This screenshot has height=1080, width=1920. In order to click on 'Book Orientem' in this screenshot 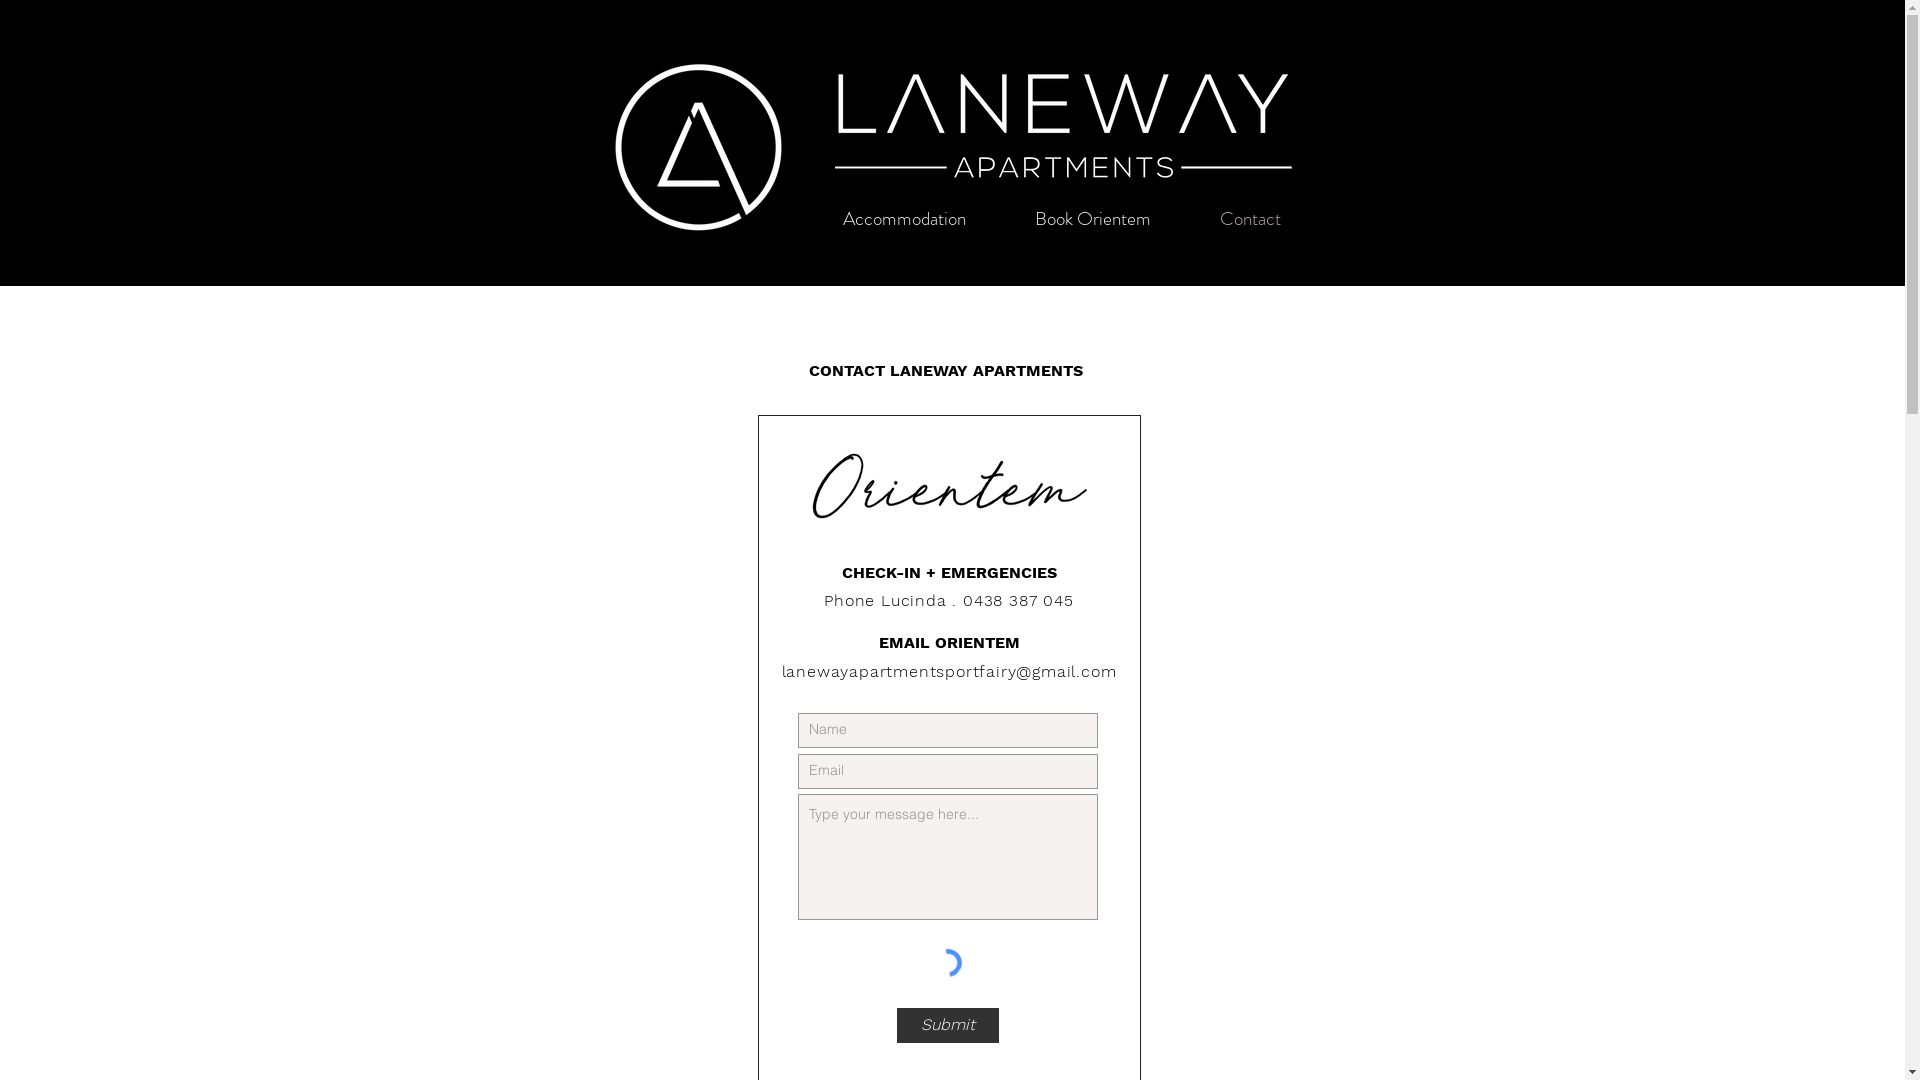, I will do `click(1091, 219)`.